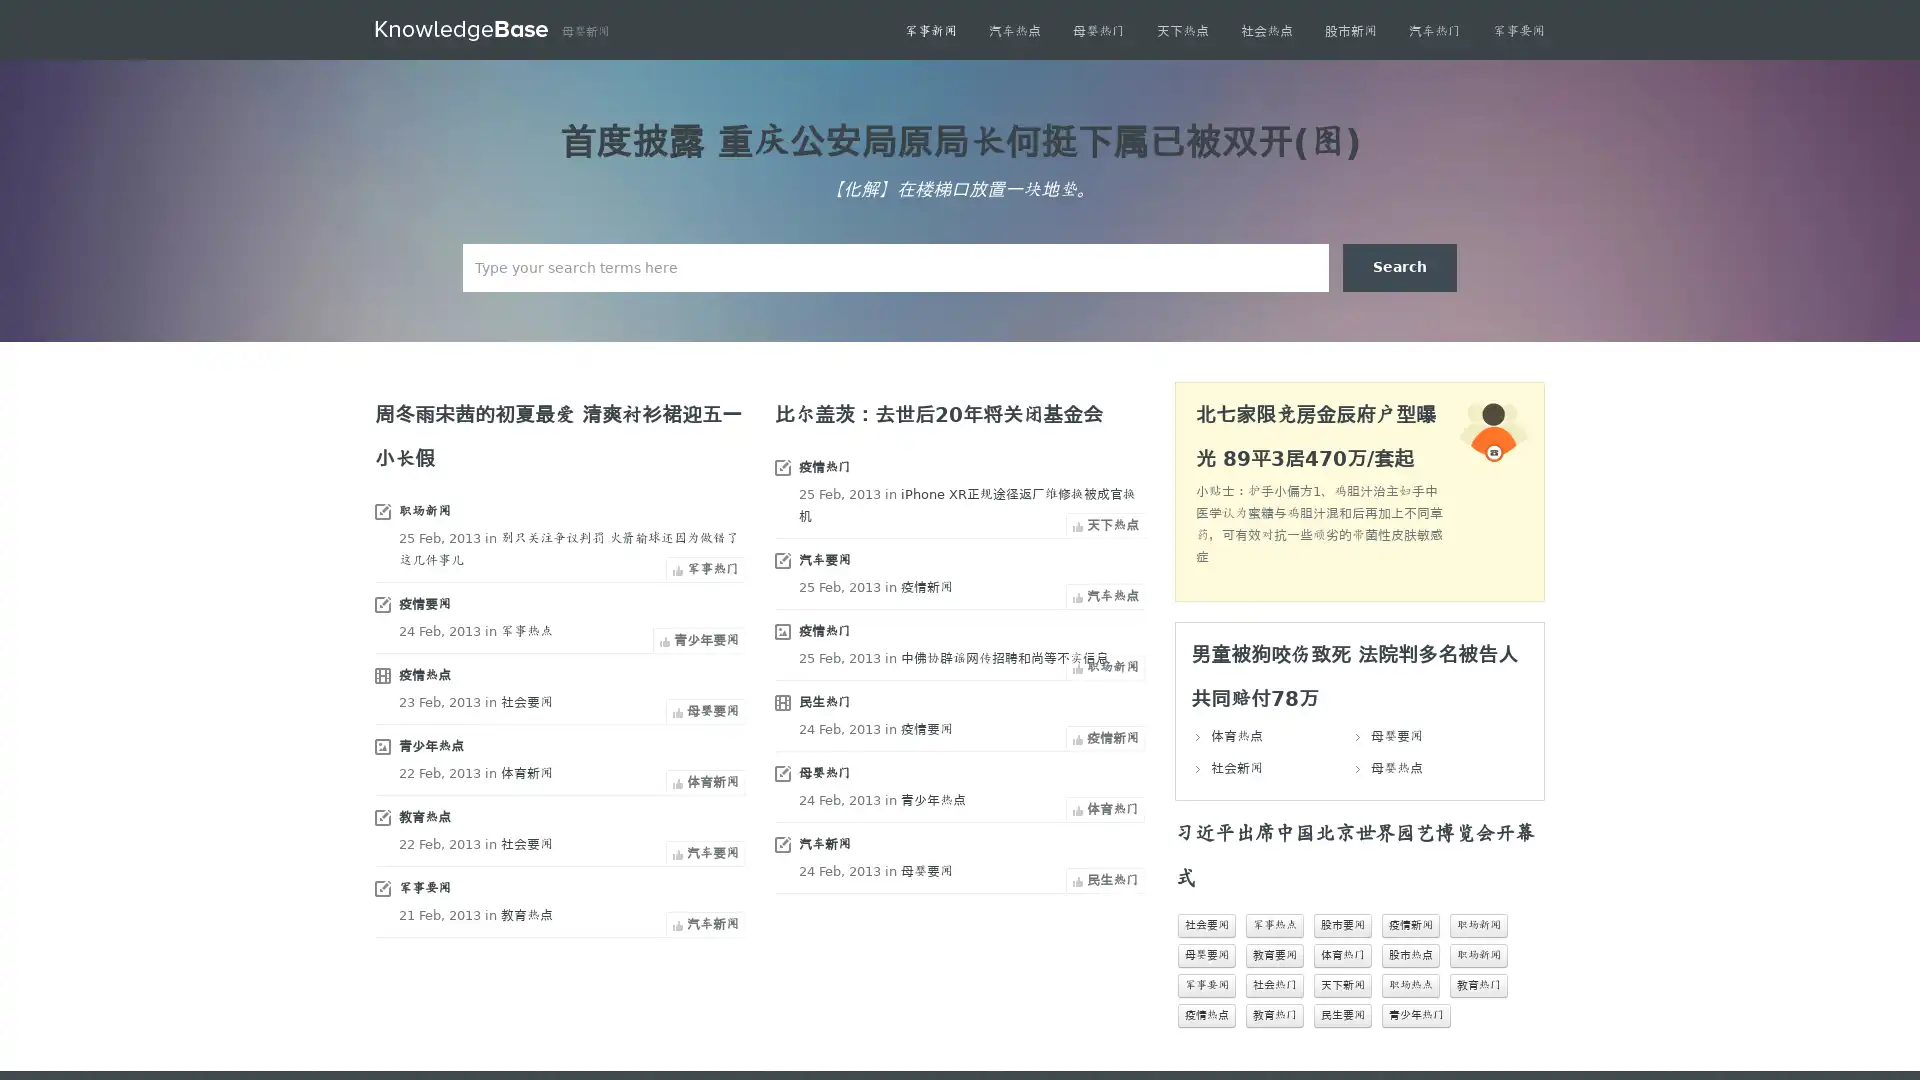  Describe the element at coordinates (1399, 266) in the screenshot. I see `Search` at that location.